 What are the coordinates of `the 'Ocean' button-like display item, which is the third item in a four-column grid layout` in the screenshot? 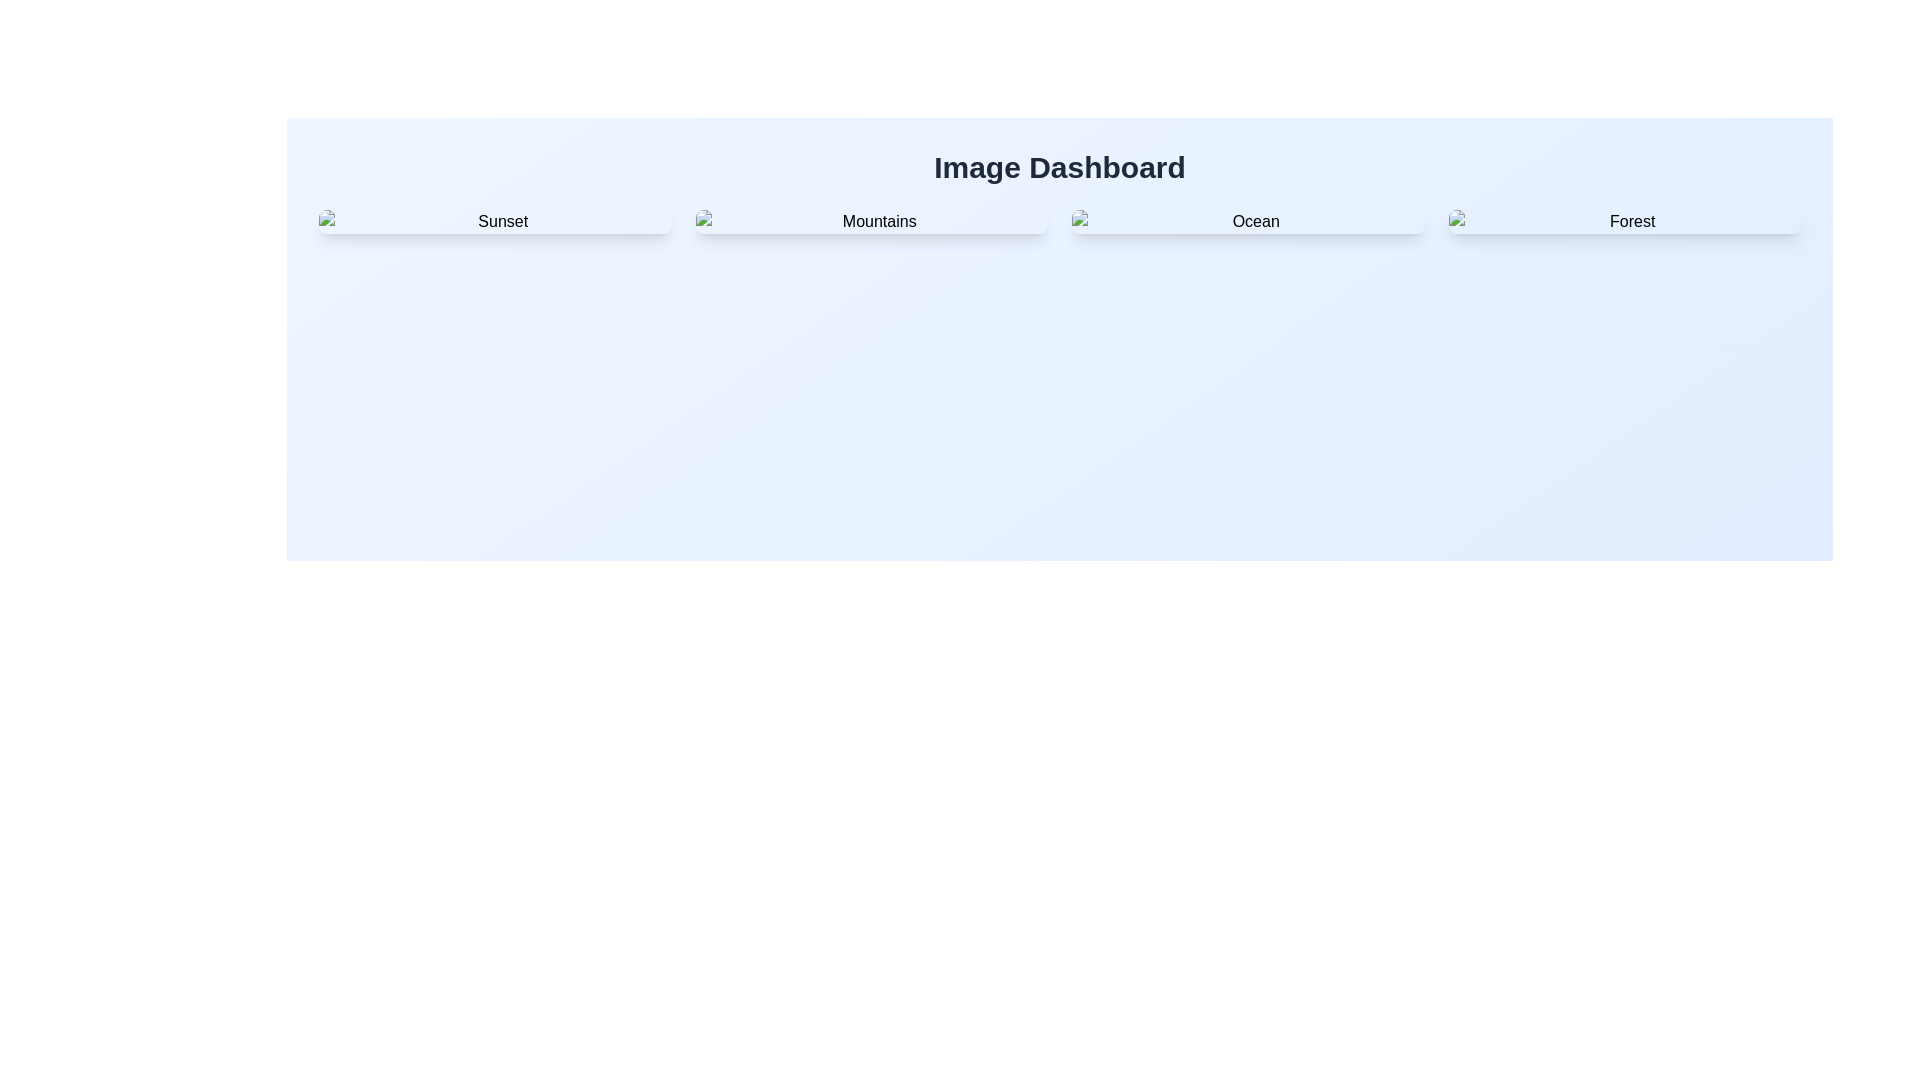 It's located at (1247, 222).